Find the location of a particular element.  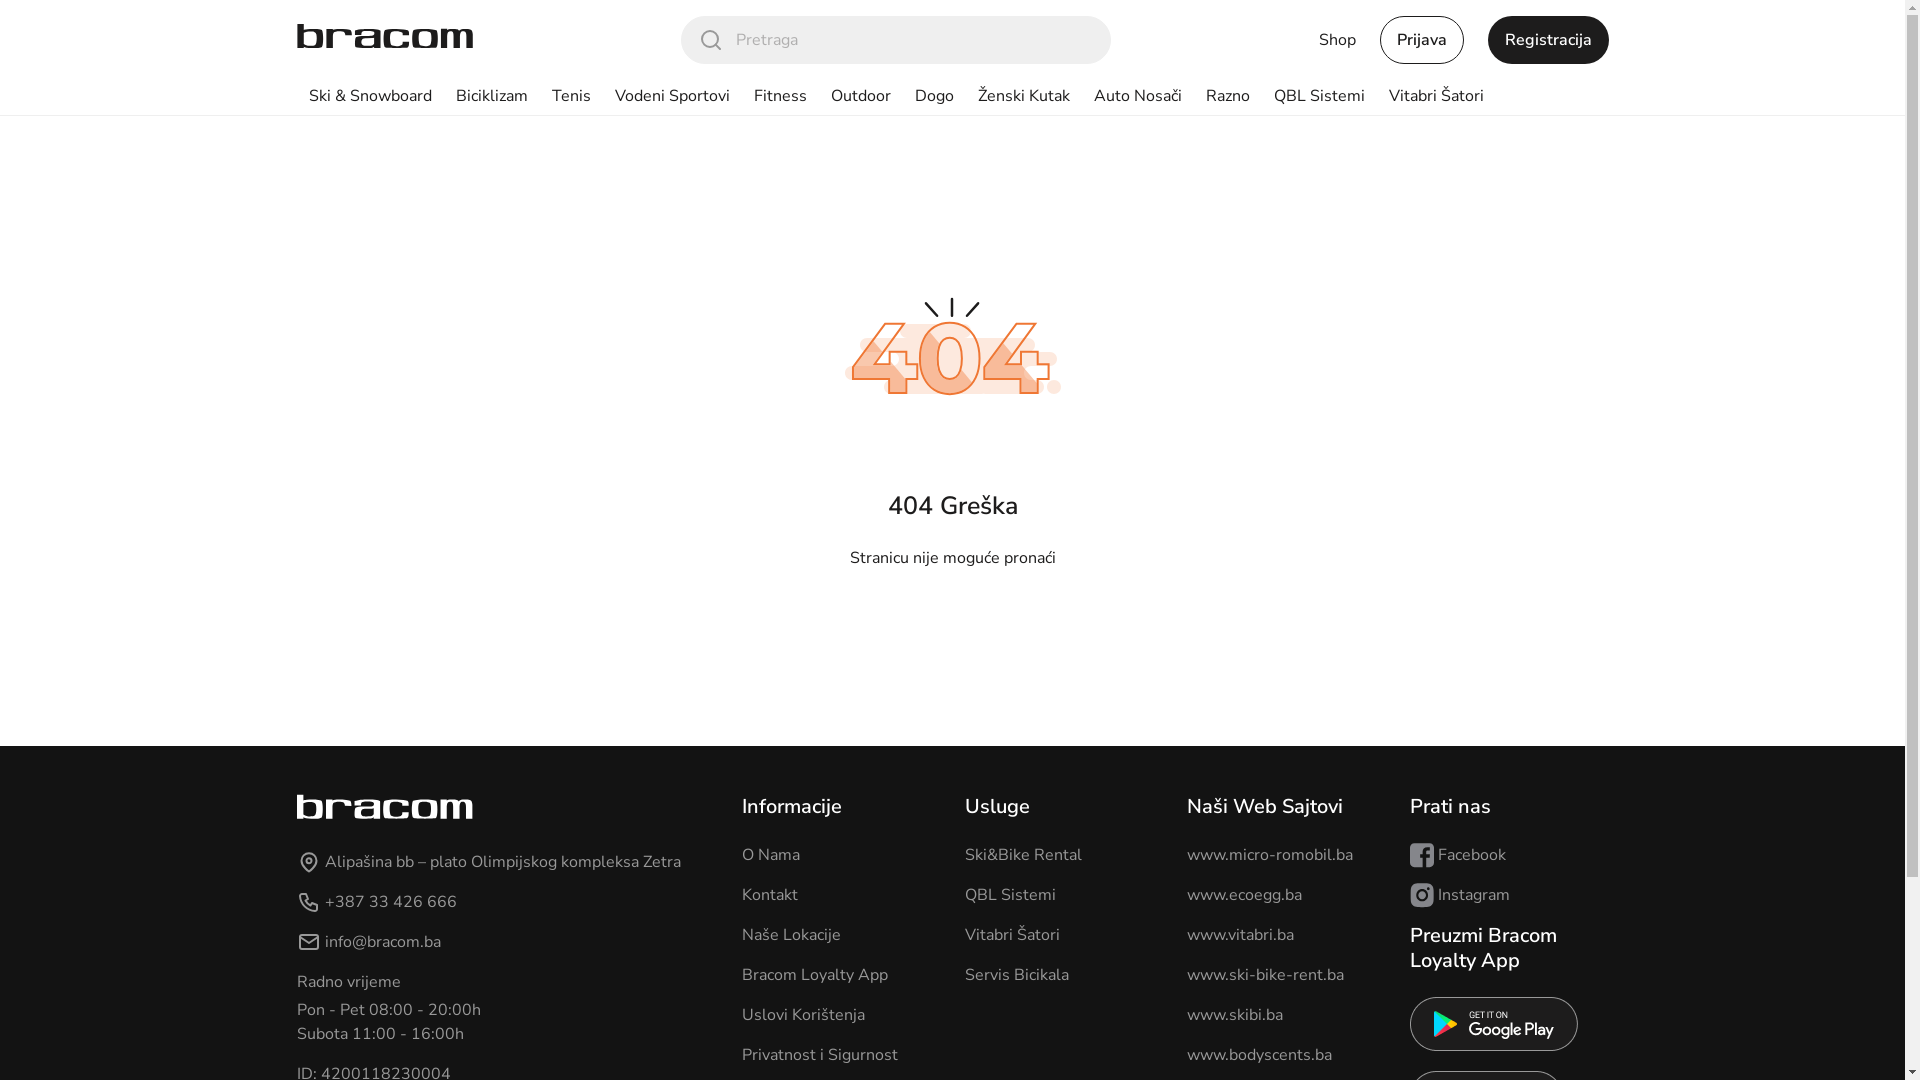

'www.ski-bike-rent.ba' is located at coordinates (1264, 974).